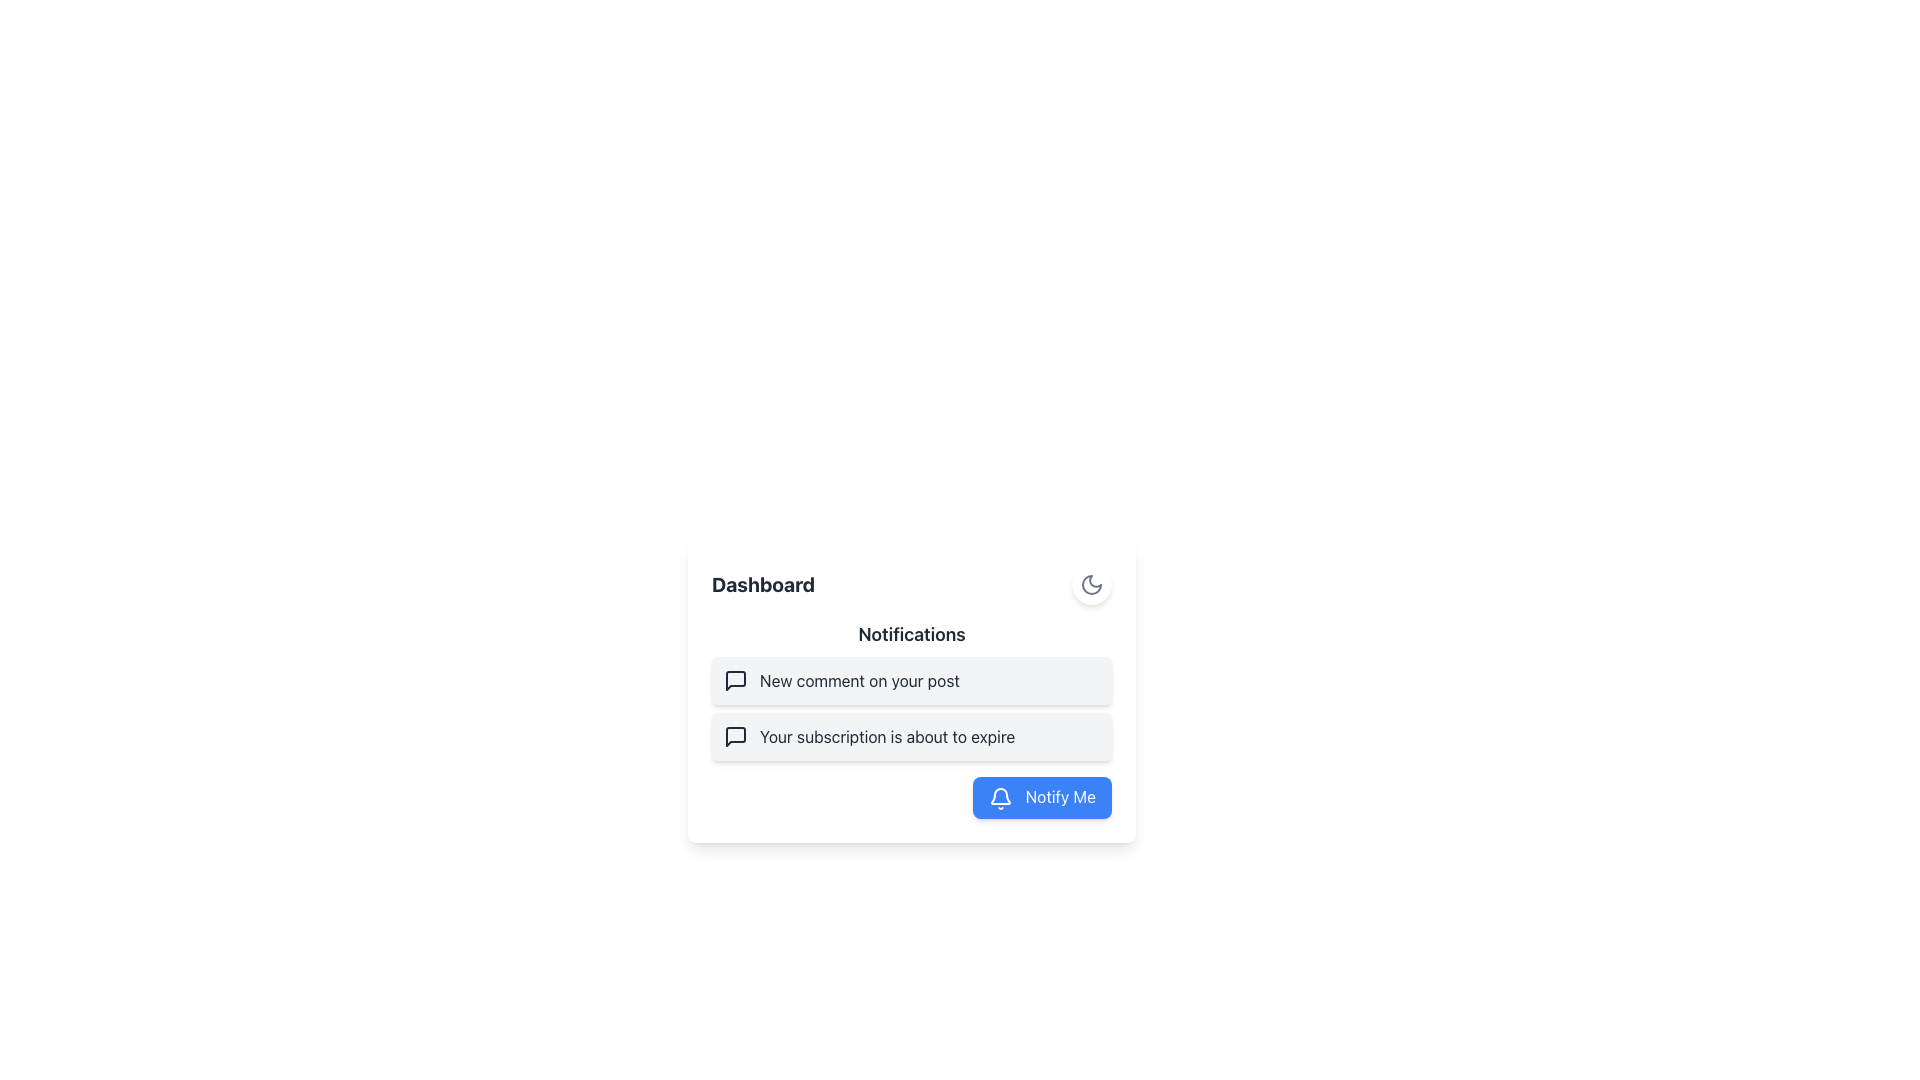 The width and height of the screenshot is (1920, 1080). I want to click on the notification entry card that contains the text 'Your subscription is about to expire.' and a chat bubble icon, which is the second entry in the notifications list, so click(911, 736).